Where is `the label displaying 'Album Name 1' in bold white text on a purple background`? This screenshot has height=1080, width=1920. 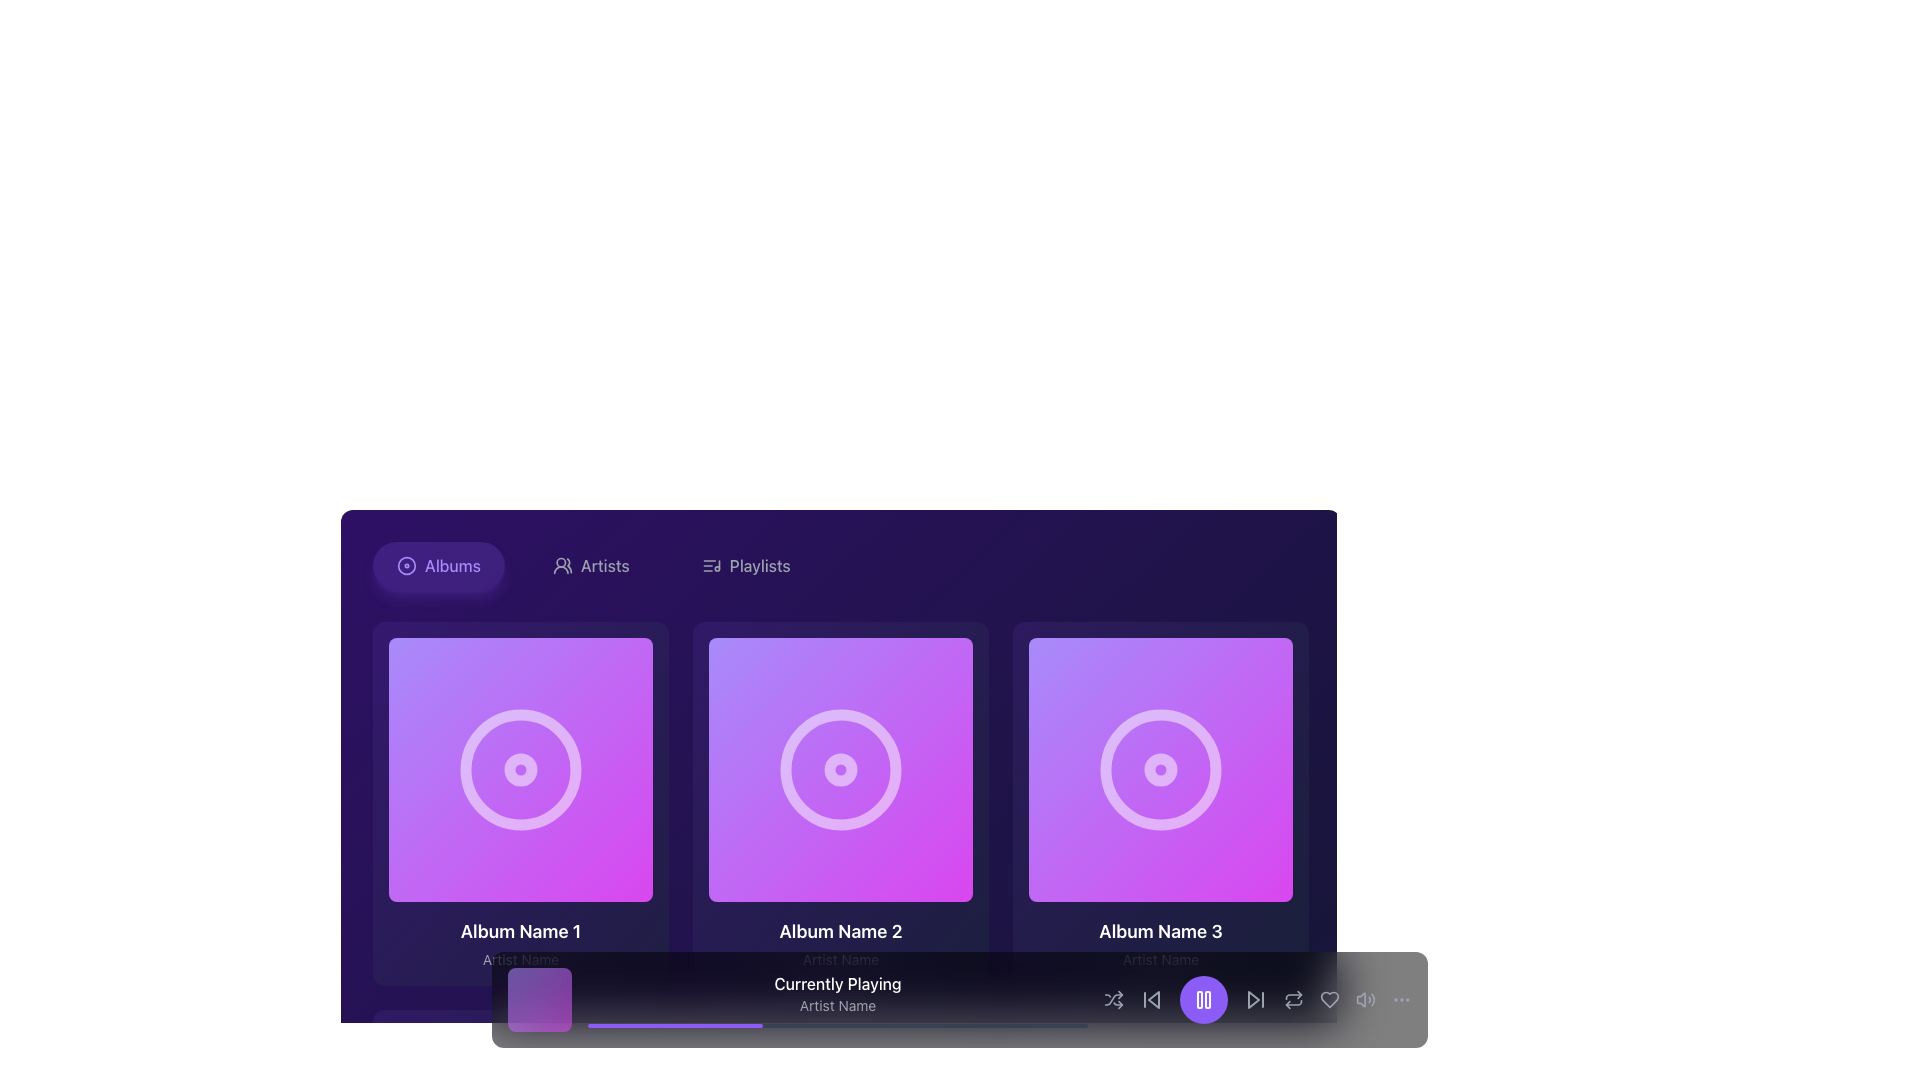 the label displaying 'Album Name 1' in bold white text on a purple background is located at coordinates (521, 932).